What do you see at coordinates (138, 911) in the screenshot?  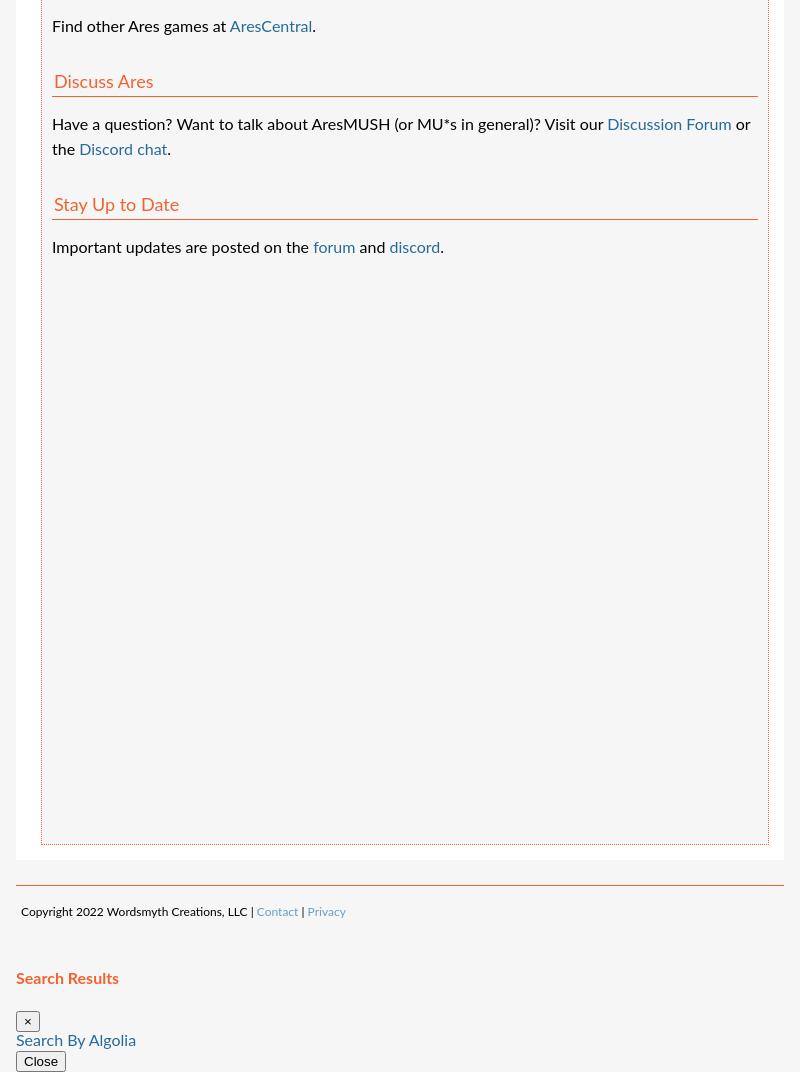 I see `'Copyright 2022 Wordsmyth Creations, LLC |'` at bounding box center [138, 911].